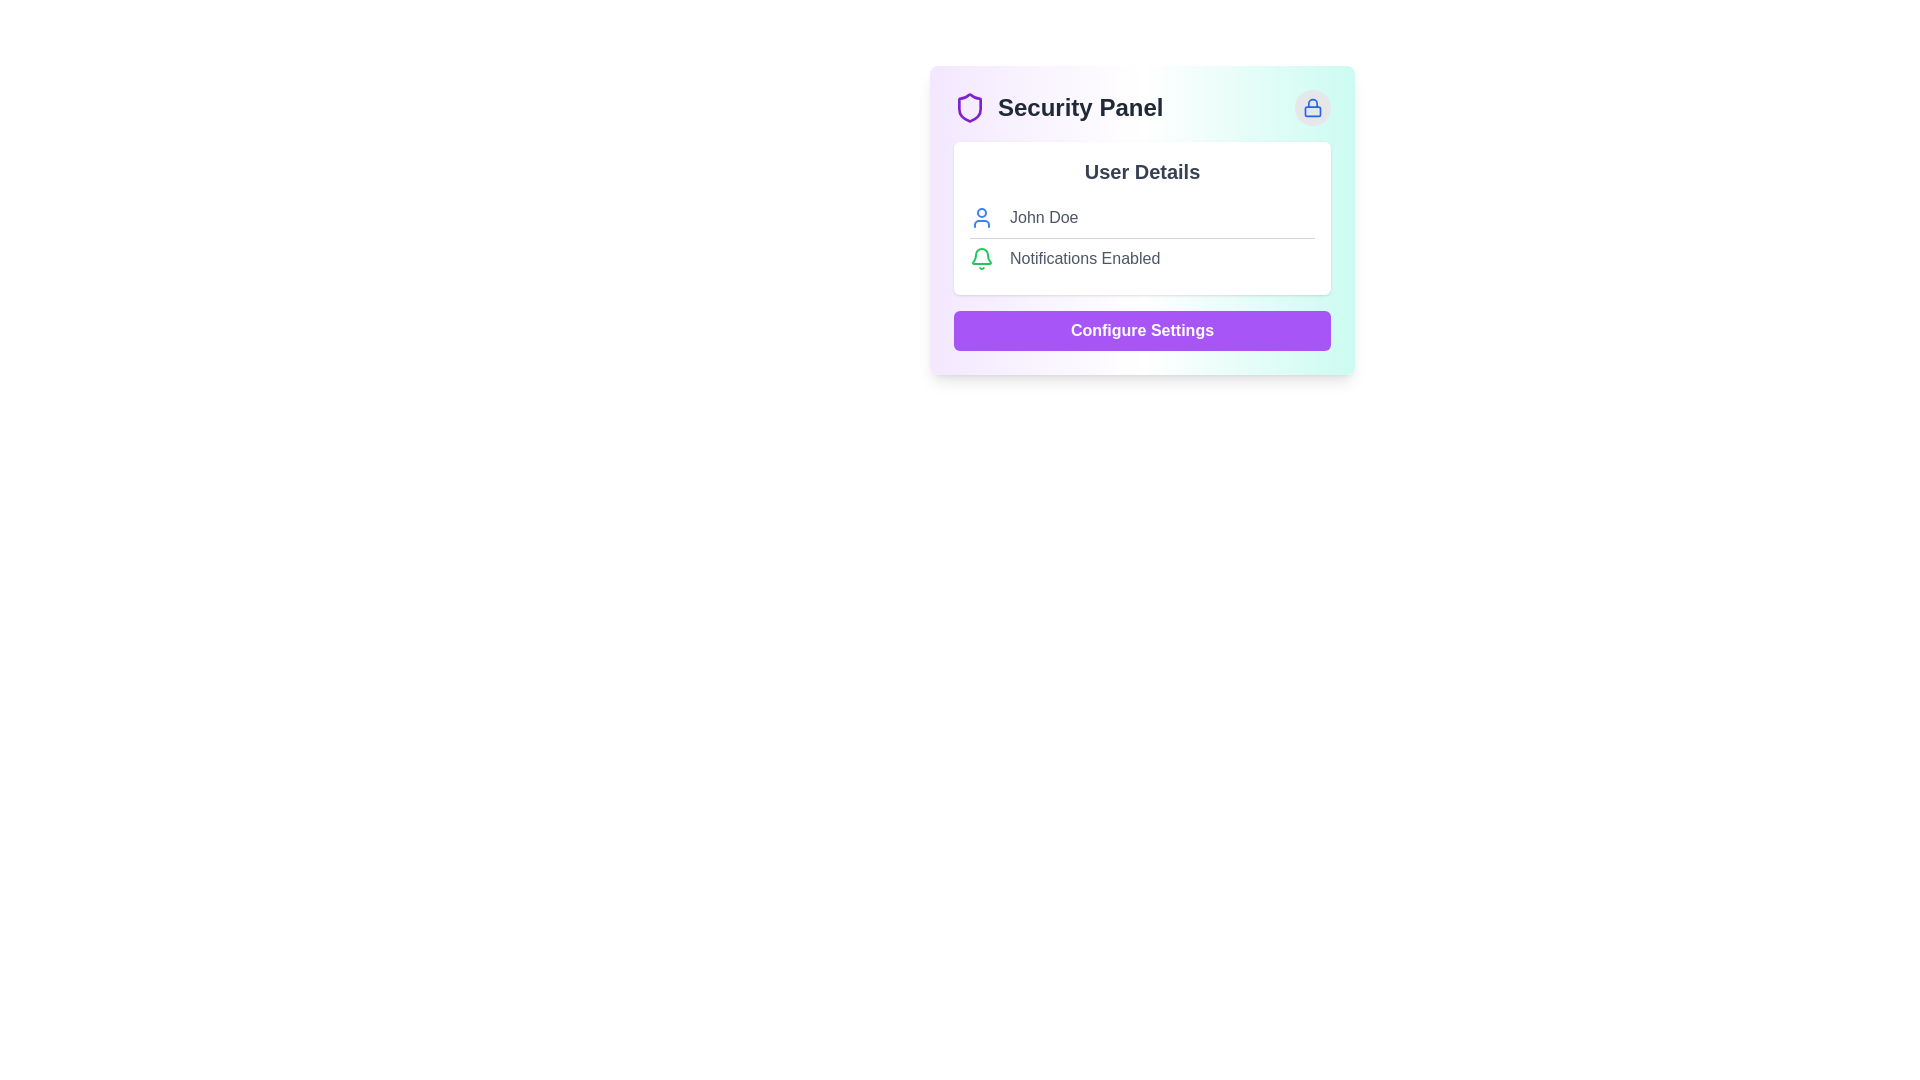 The height and width of the screenshot is (1080, 1920). I want to click on the green vector graphic of the notification icon shaped like a bell, located in the 'Security Panel' next to the 'Notifications Enabled' text under 'User Details', so click(982, 255).